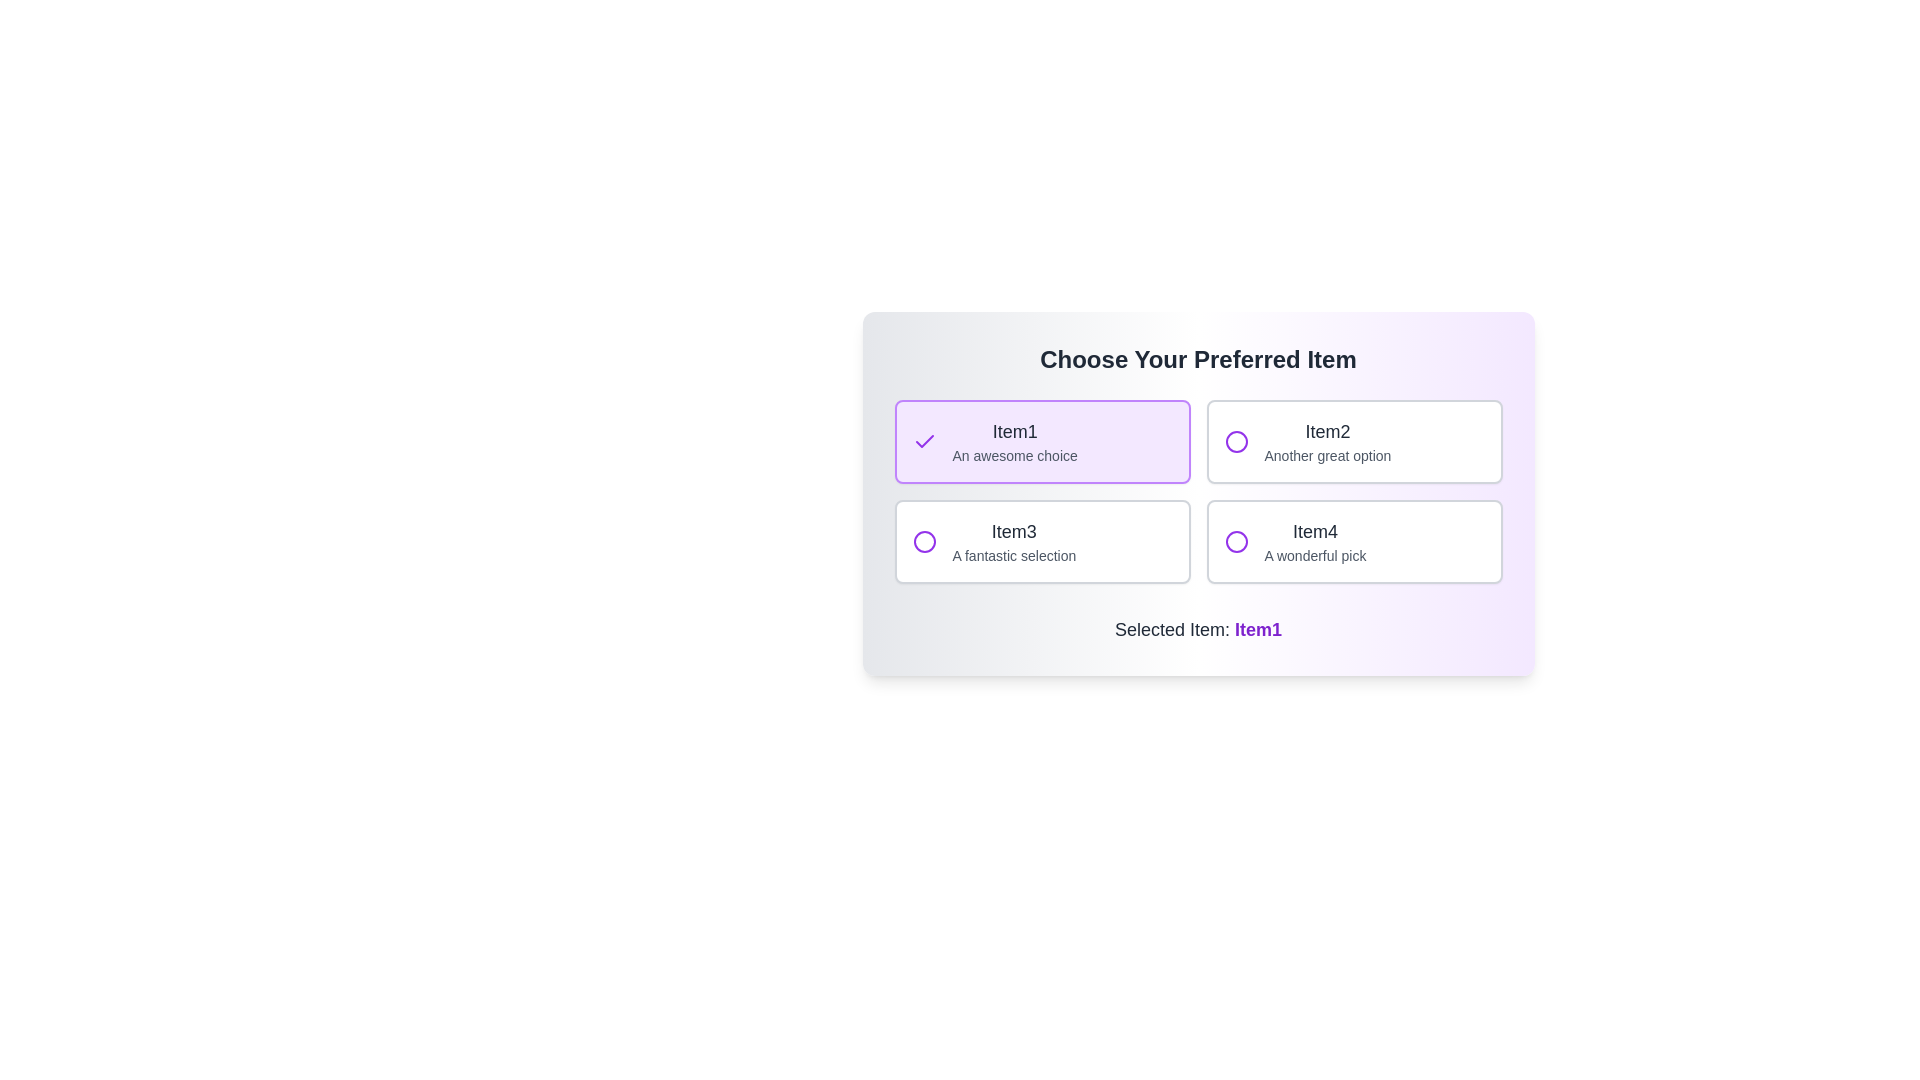 The width and height of the screenshot is (1920, 1080). I want to click on the primary label for 'Item1' within the selection list, so click(1015, 431).